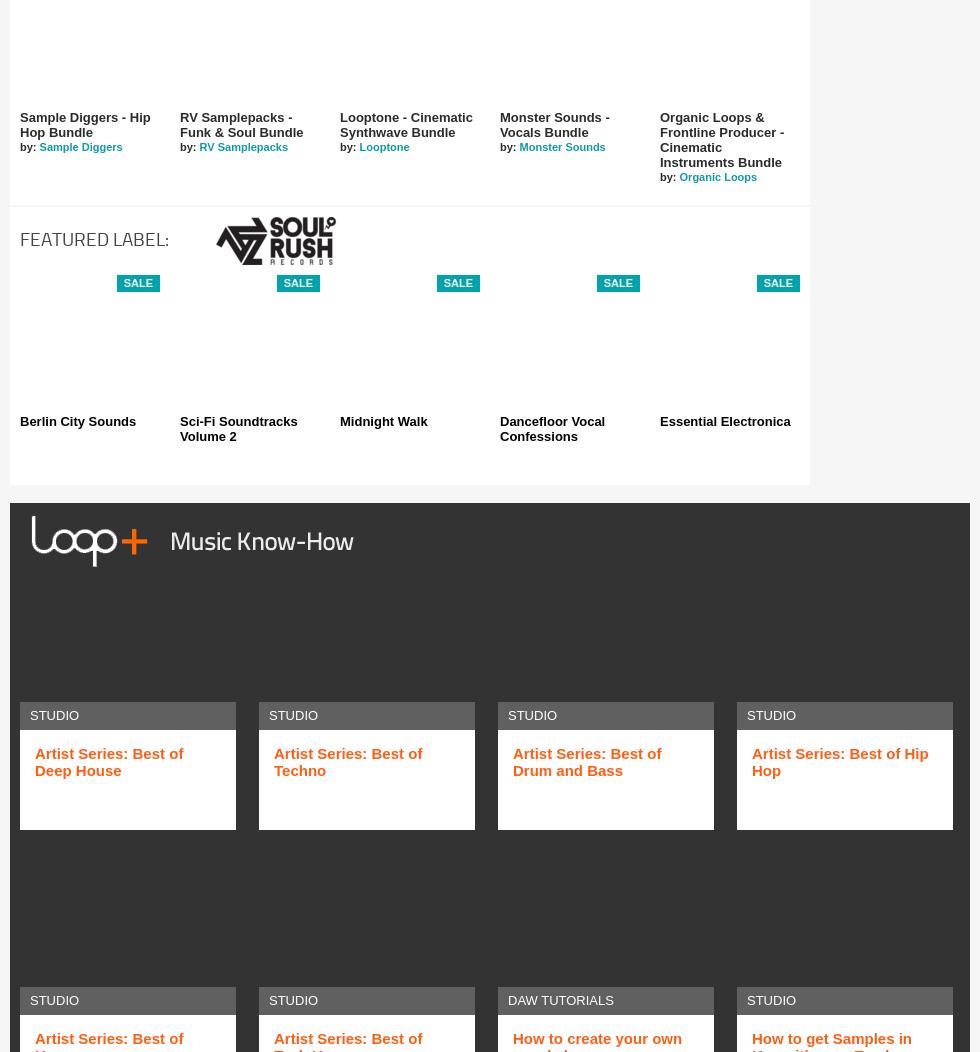  Describe the element at coordinates (274, 760) in the screenshot. I see `'Artist Series: Best of Techno'` at that location.